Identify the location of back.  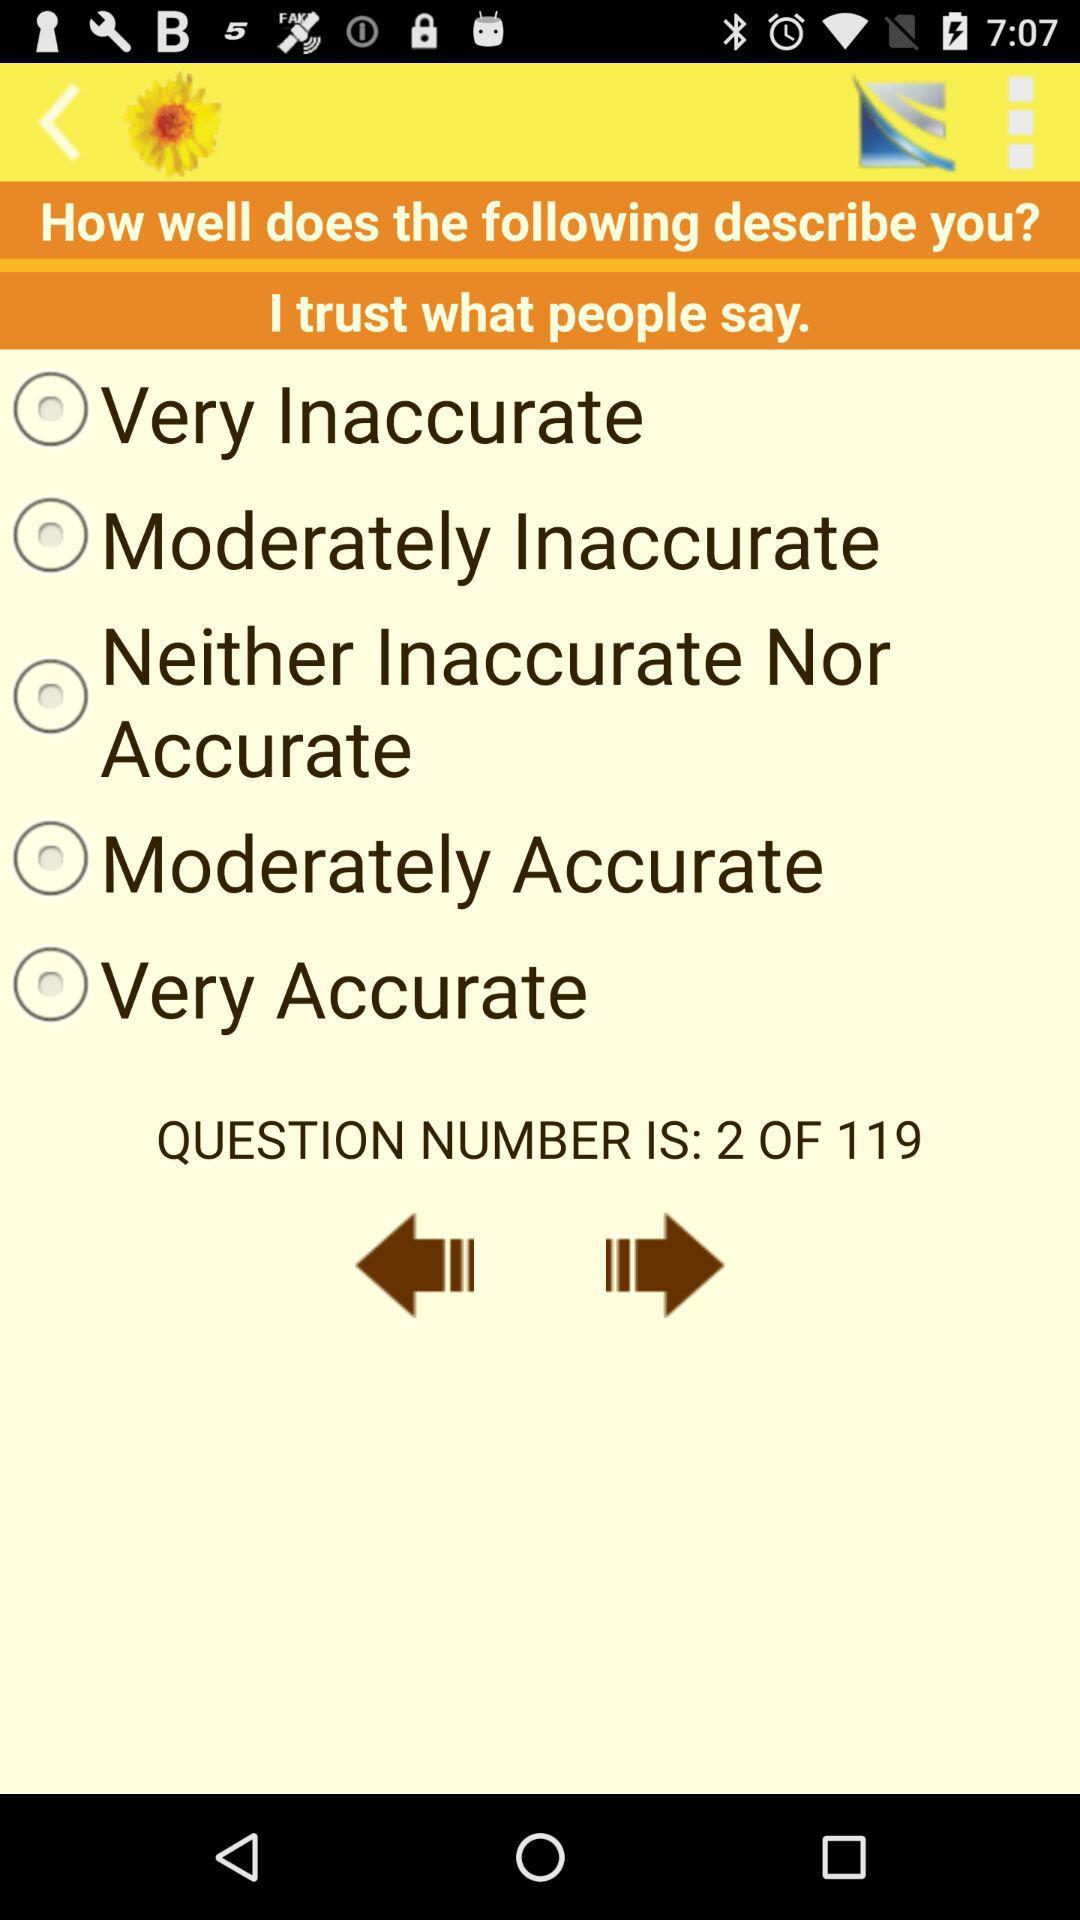
(413, 1264).